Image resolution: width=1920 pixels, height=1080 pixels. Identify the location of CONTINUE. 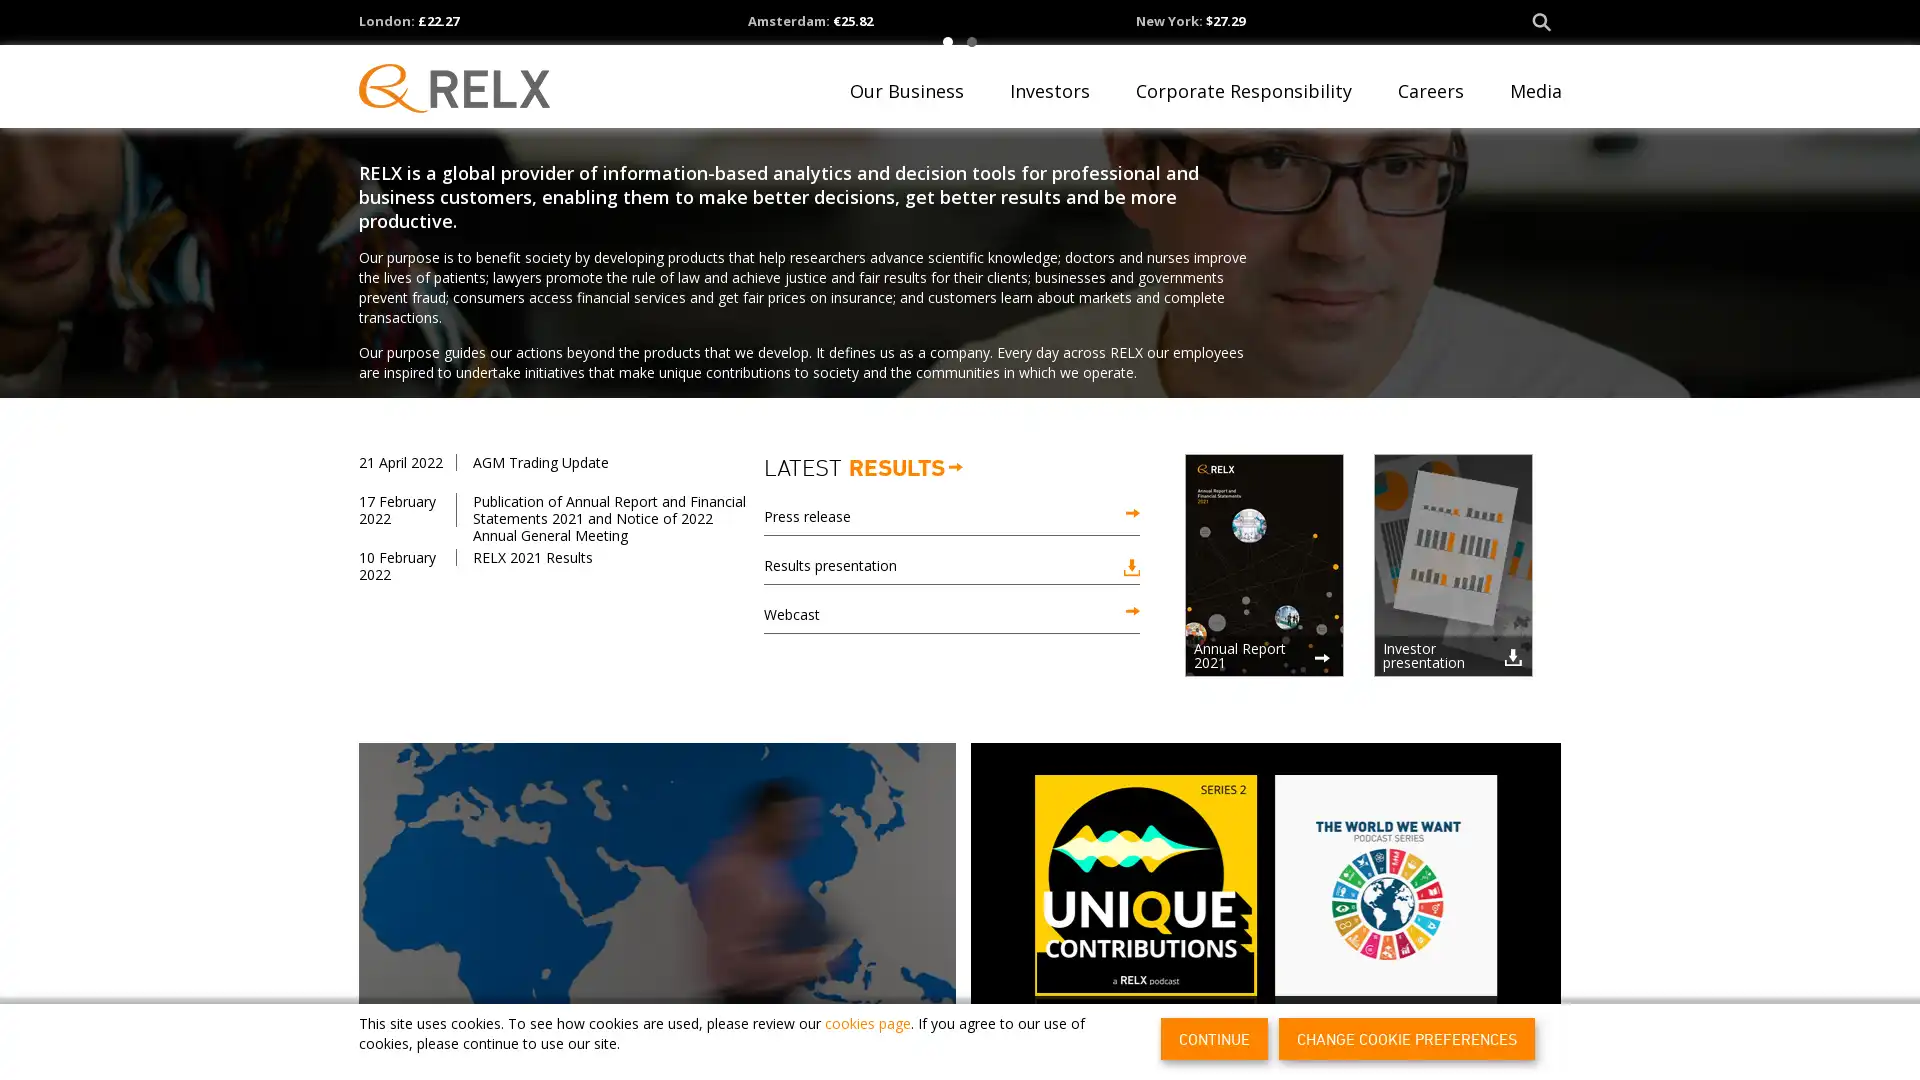
(1221, 1037).